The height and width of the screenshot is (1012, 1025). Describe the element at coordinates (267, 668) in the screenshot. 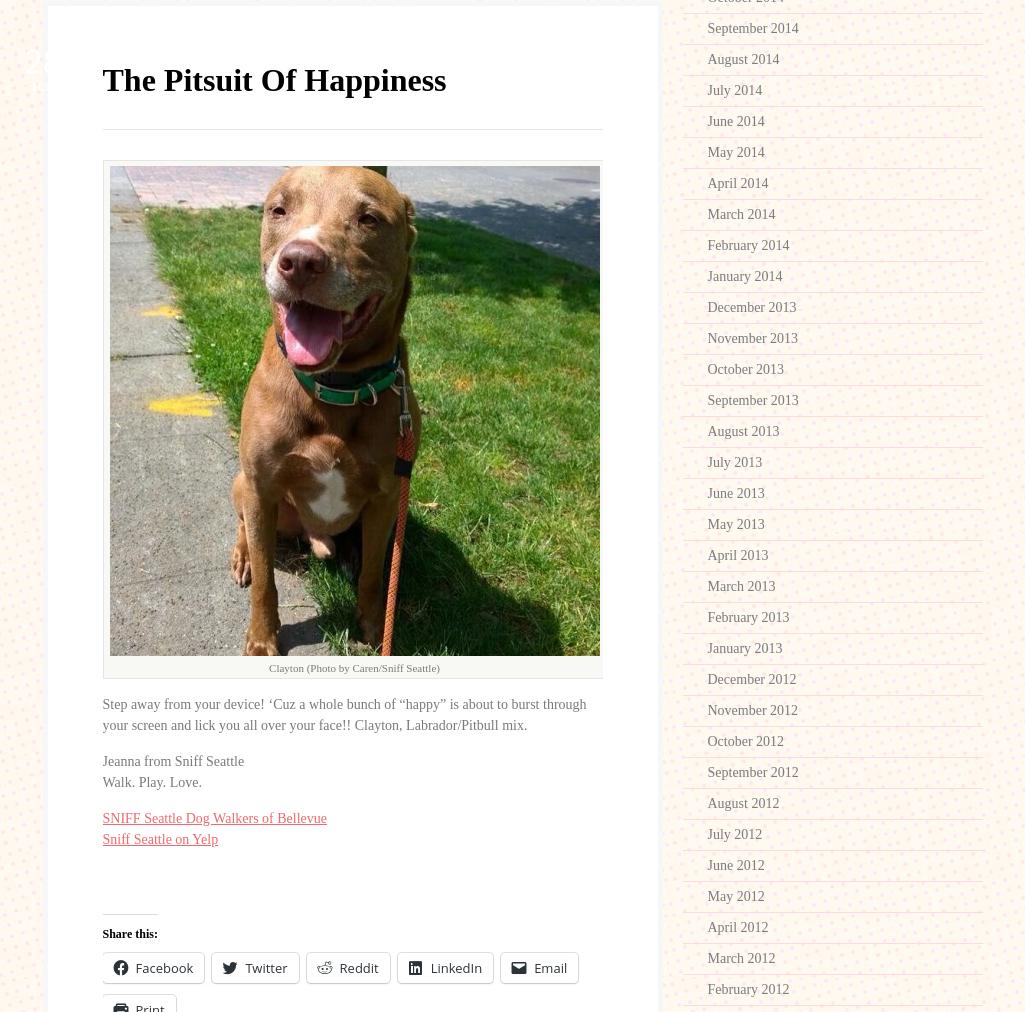

I see `'Clayton (Photo by Caren/Sniff Seattle)'` at that location.